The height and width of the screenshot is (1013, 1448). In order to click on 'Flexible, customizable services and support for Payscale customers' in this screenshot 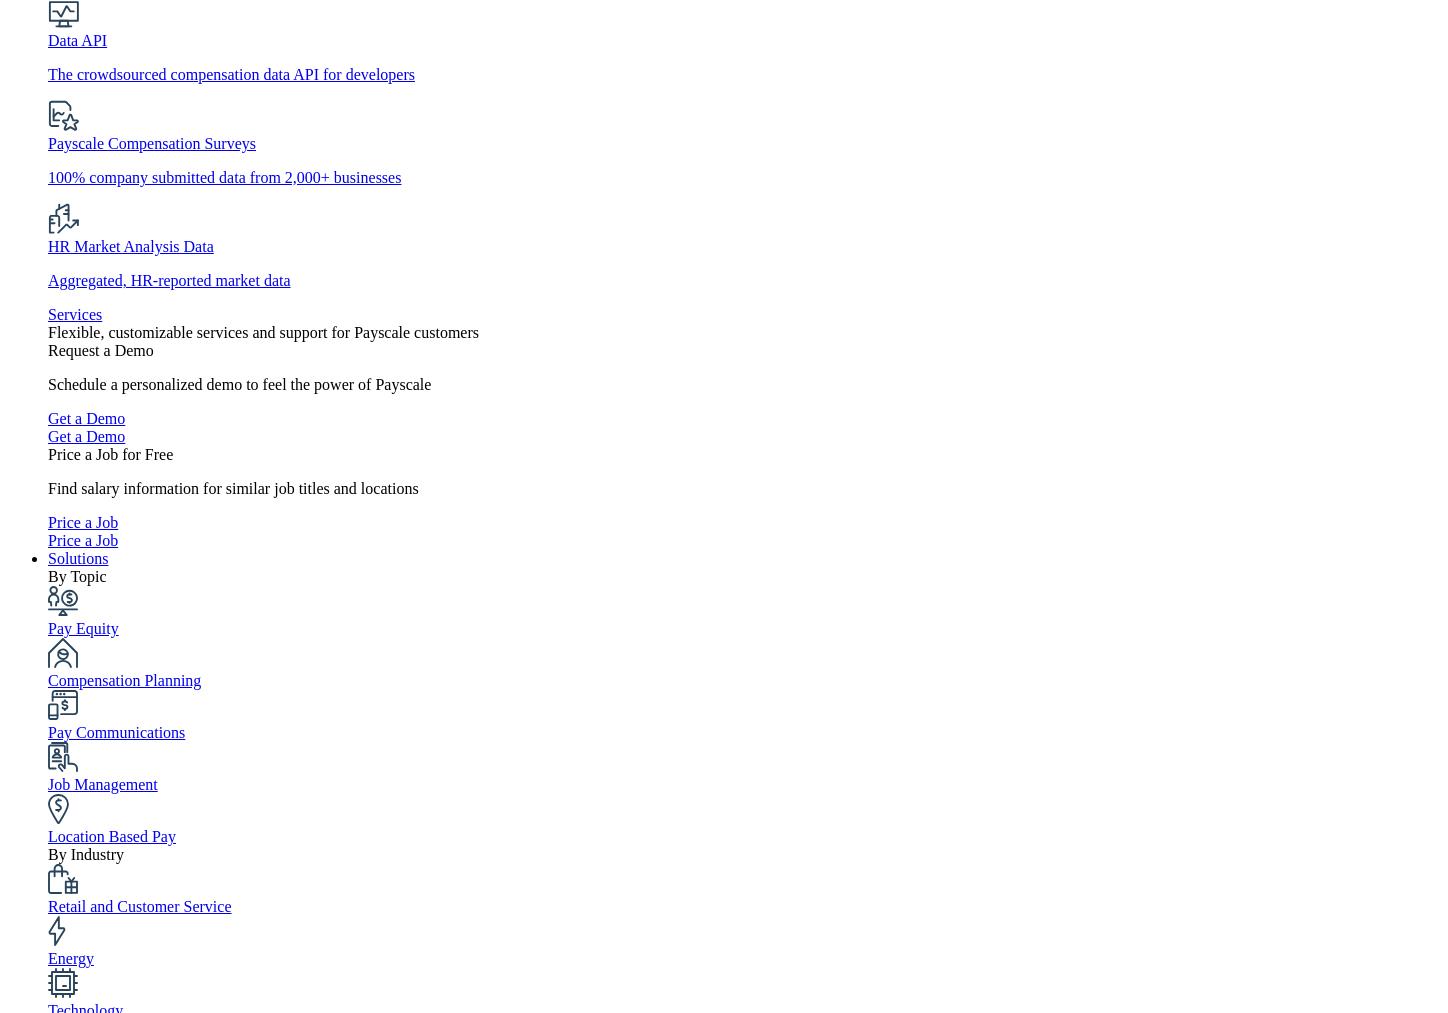, I will do `click(263, 332)`.